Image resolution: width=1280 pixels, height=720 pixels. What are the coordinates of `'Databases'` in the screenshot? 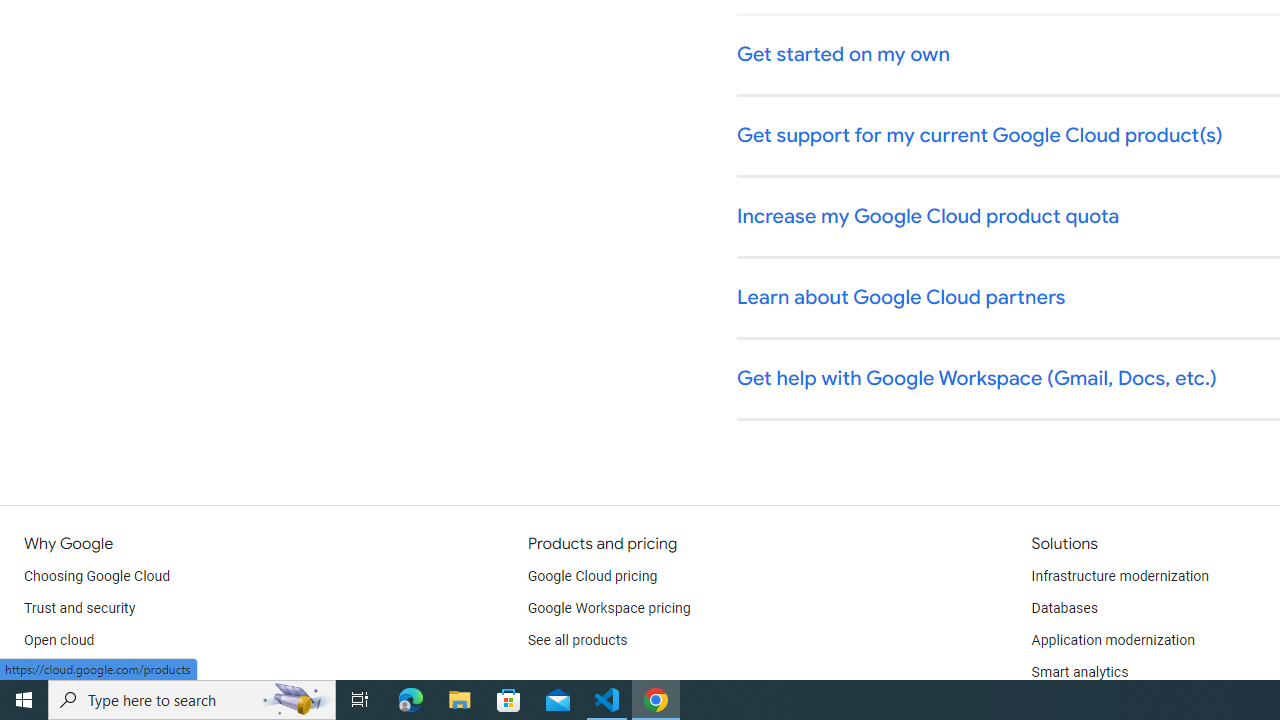 It's located at (1063, 608).